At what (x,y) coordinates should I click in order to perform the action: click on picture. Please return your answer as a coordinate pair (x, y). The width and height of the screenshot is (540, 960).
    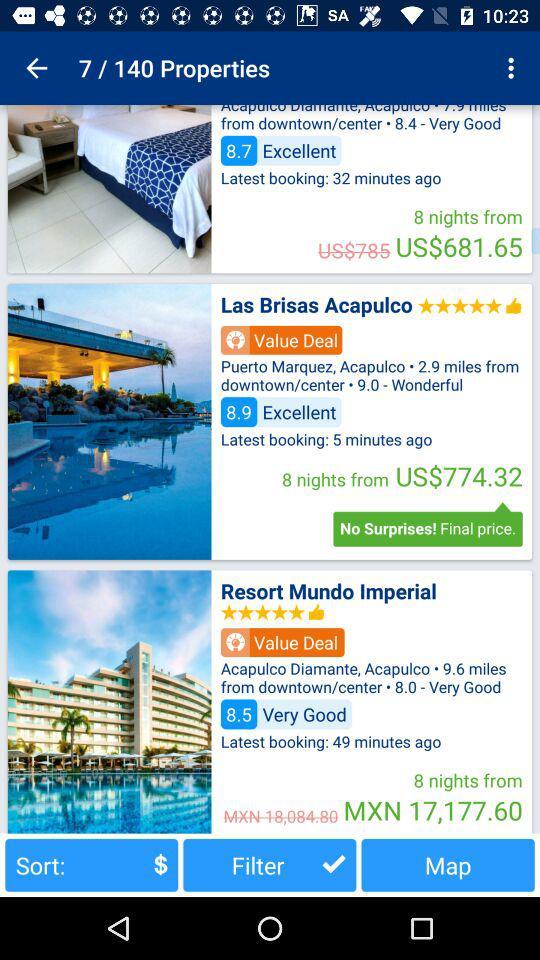
    Looking at the image, I should click on (109, 189).